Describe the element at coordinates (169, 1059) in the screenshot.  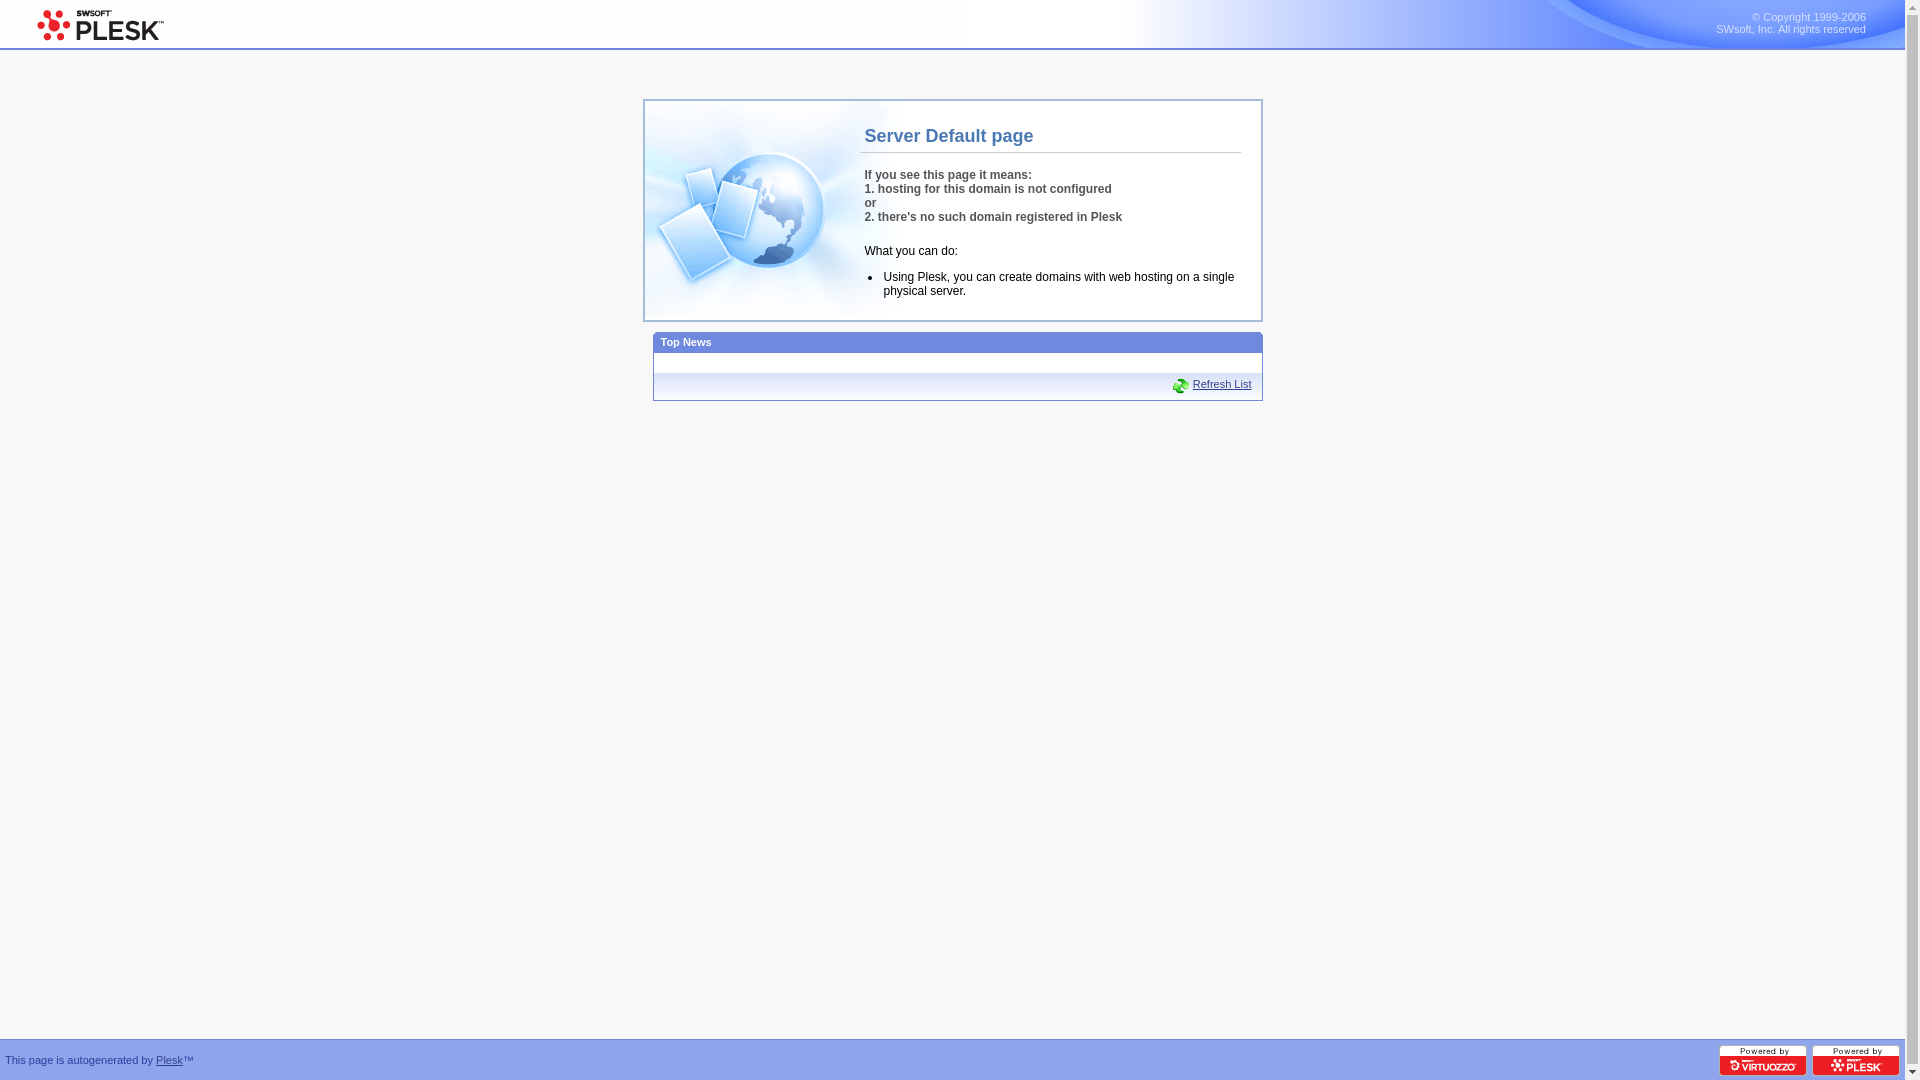
I see `'Plesk'` at that location.